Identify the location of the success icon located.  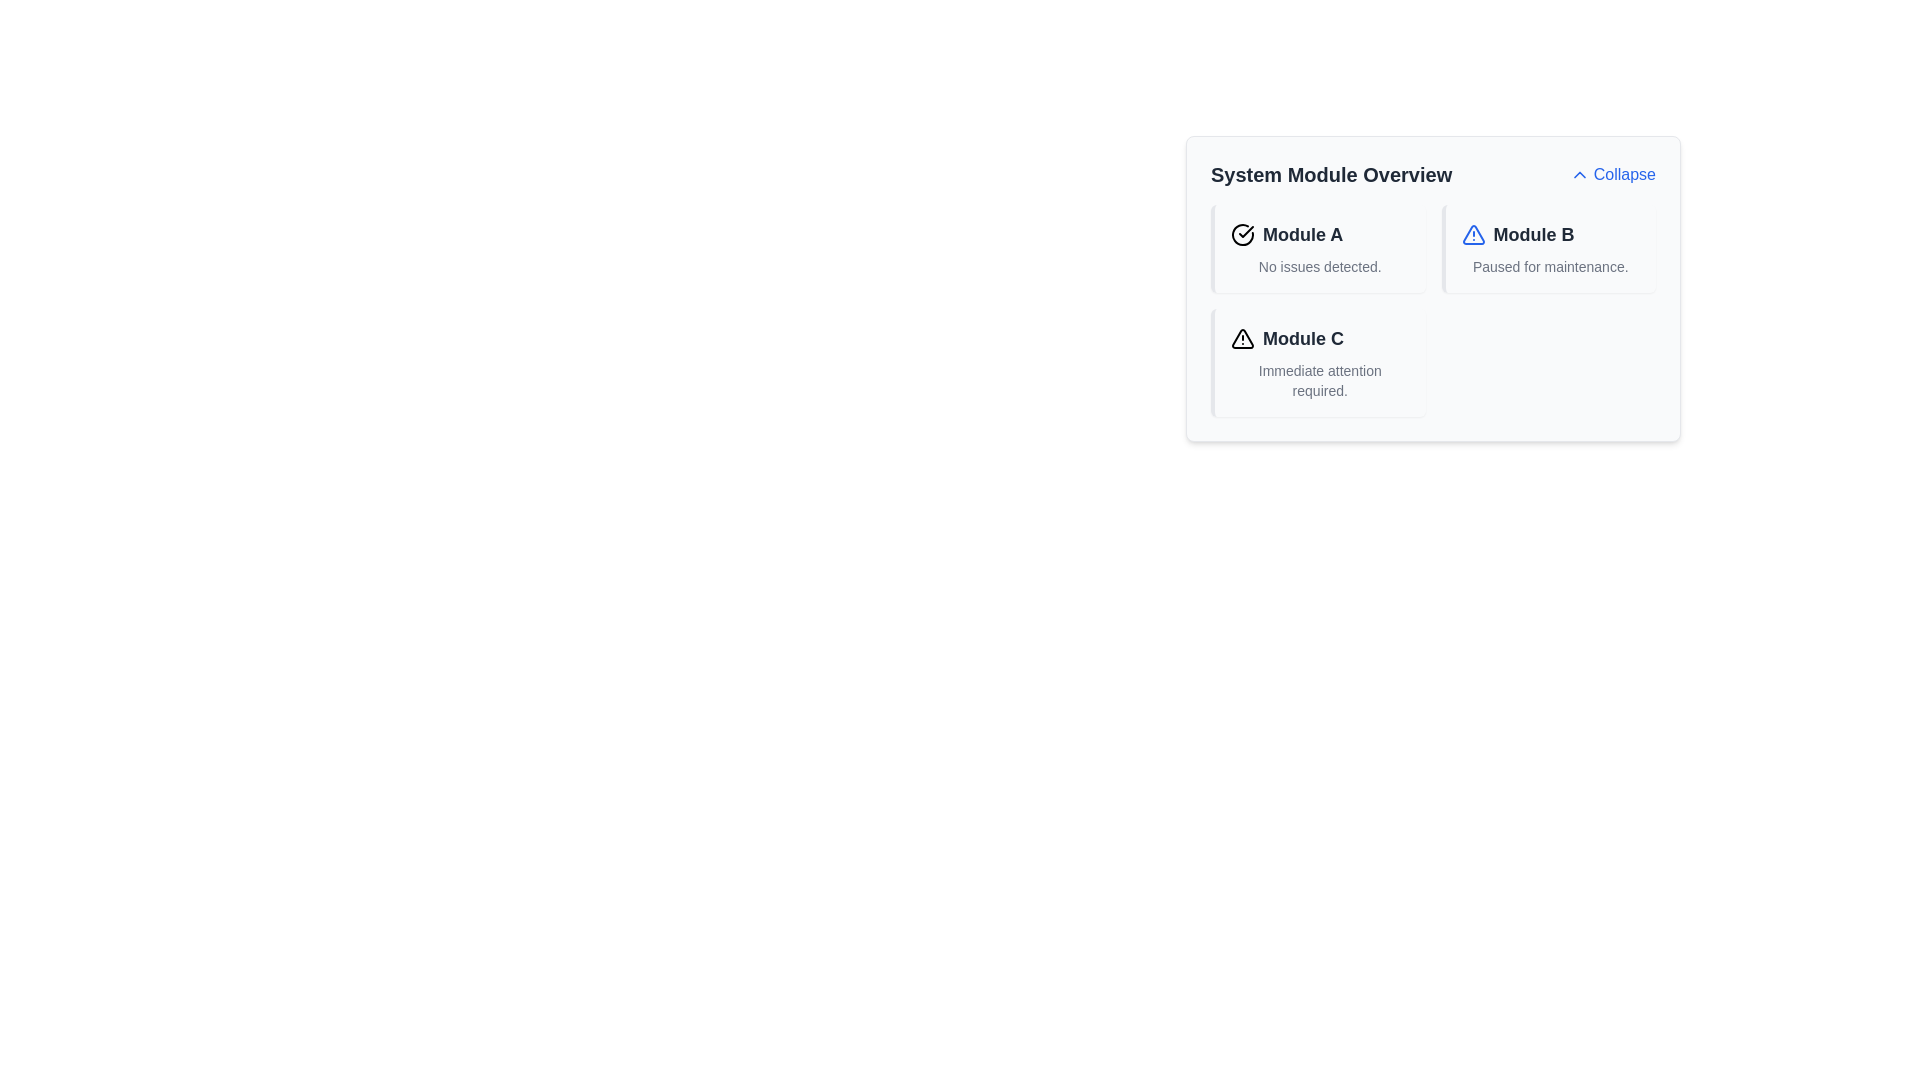
(1242, 234).